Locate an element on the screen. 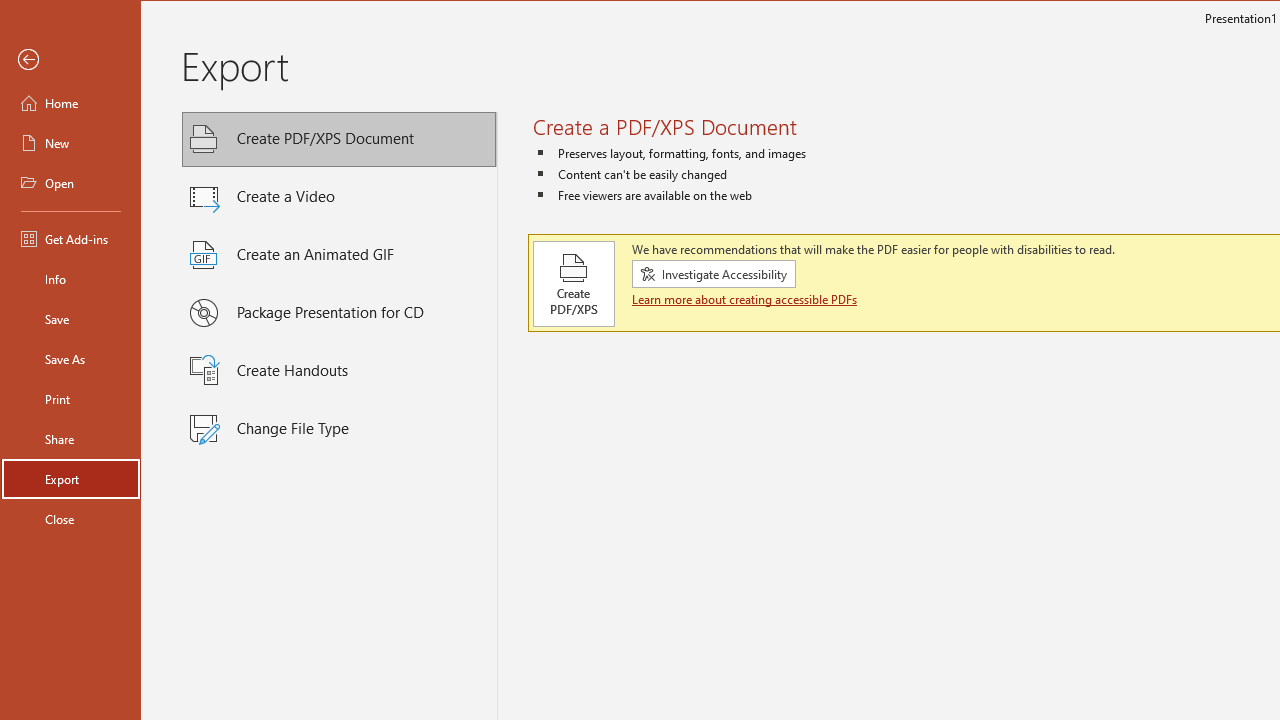 Image resolution: width=1280 pixels, height=720 pixels. 'Create PDF/XPS' is located at coordinates (572, 284).